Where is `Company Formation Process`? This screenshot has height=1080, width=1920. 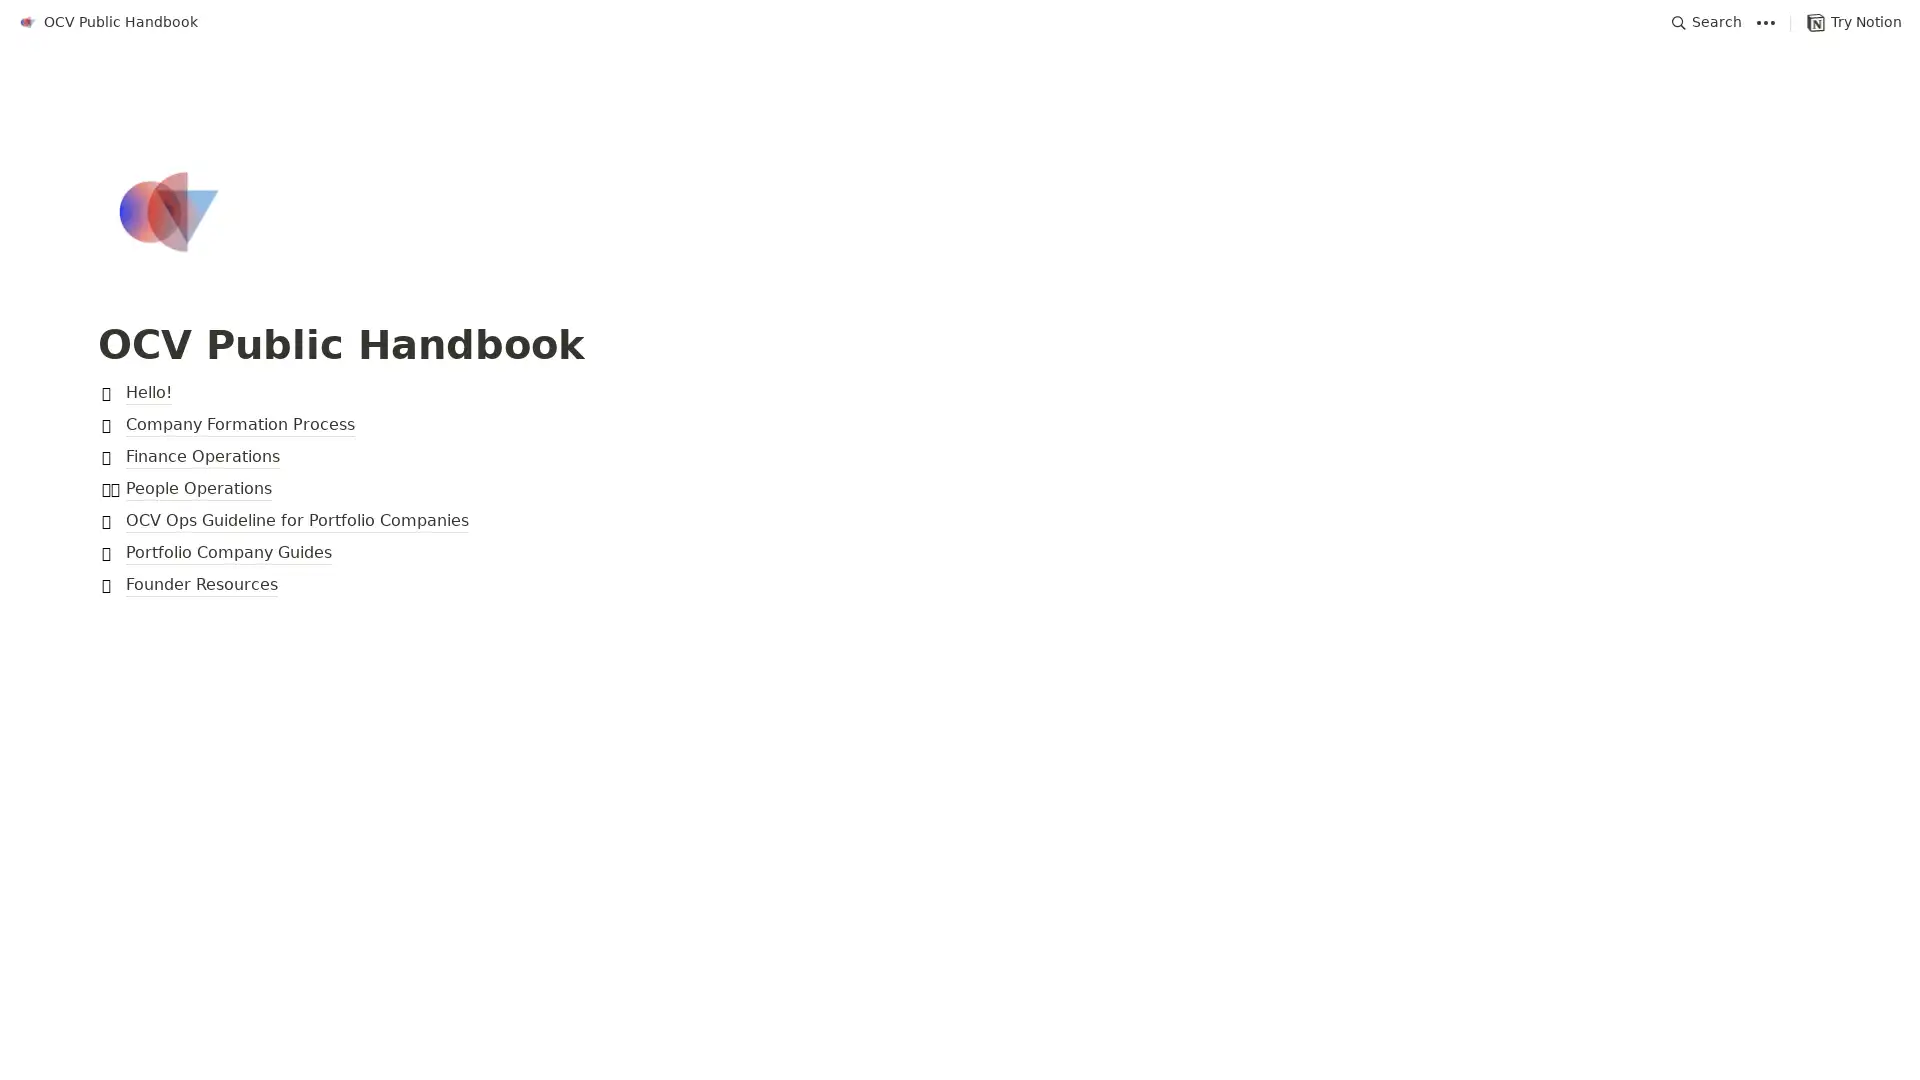
Company Formation Process is located at coordinates (960, 424).